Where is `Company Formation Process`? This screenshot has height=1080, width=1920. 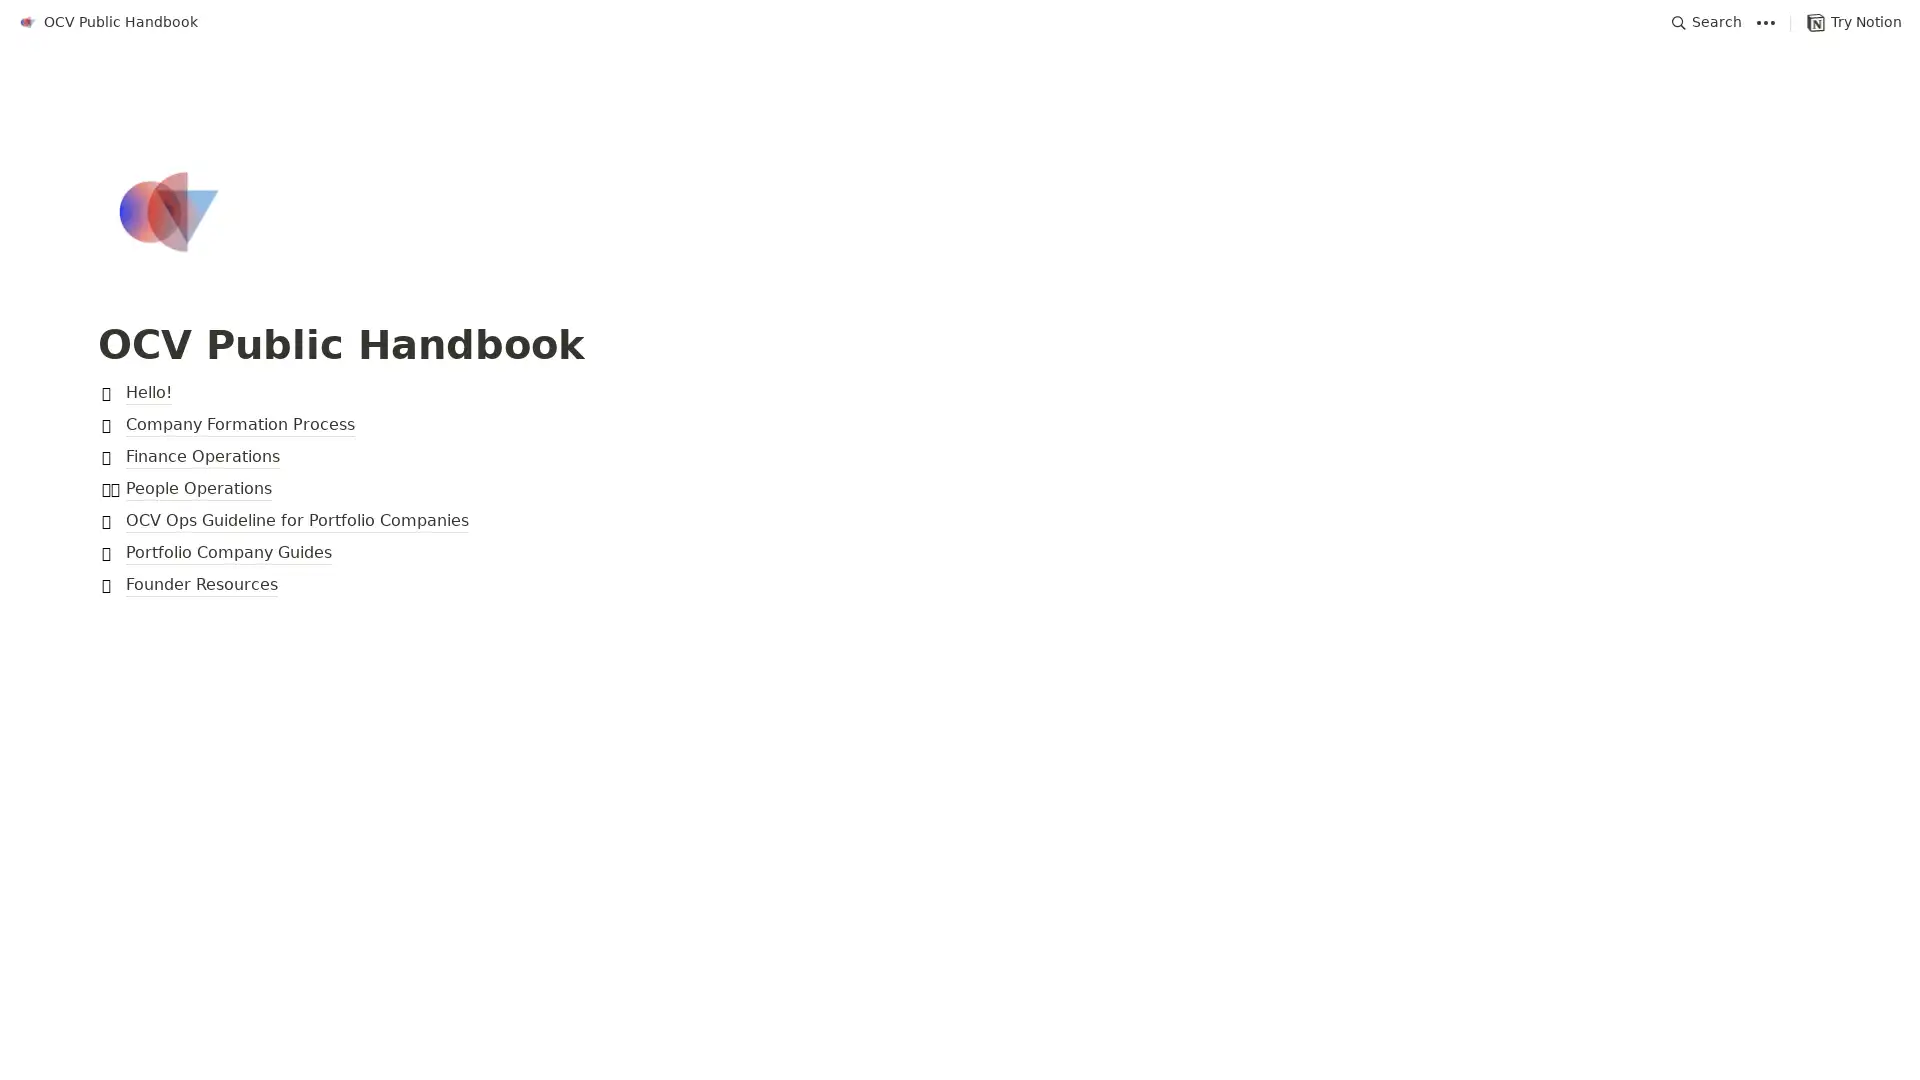
Company Formation Process is located at coordinates (960, 424).